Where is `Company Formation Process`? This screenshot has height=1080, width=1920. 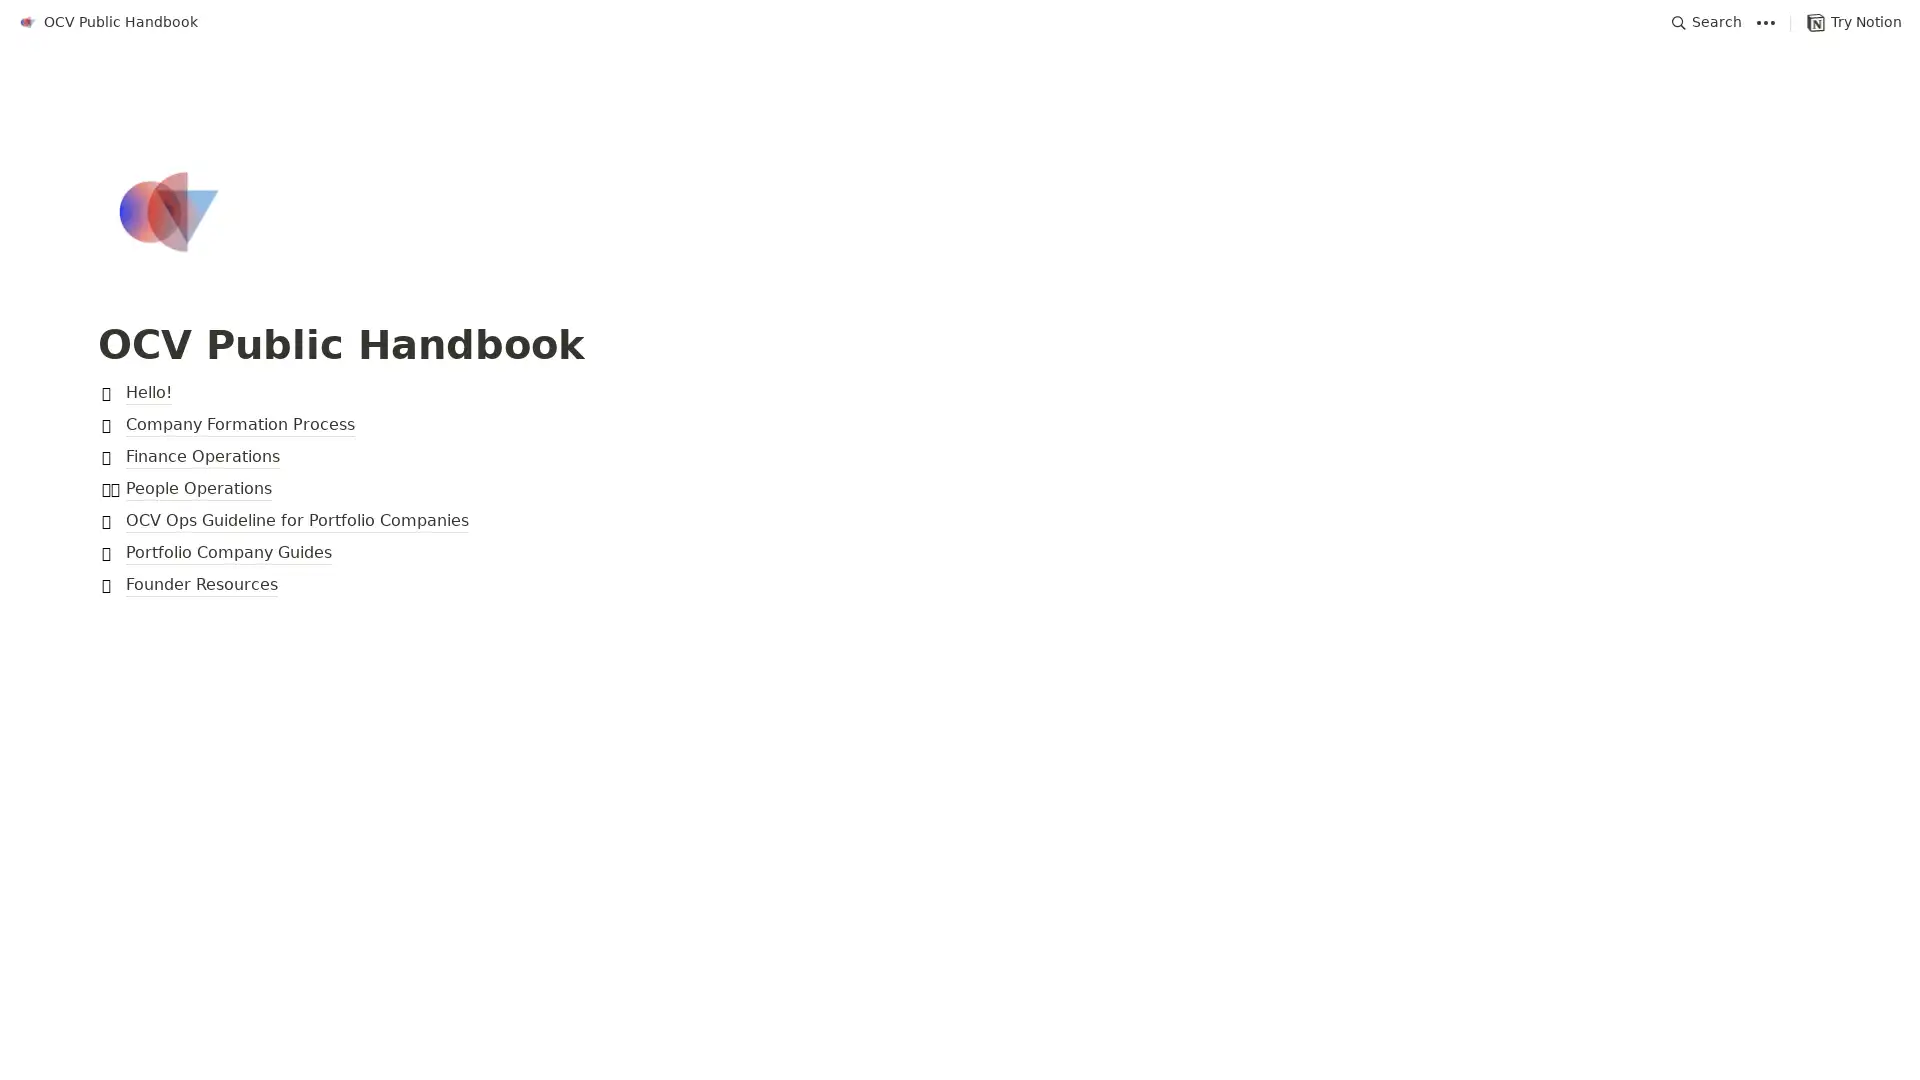
Company Formation Process is located at coordinates (960, 424).